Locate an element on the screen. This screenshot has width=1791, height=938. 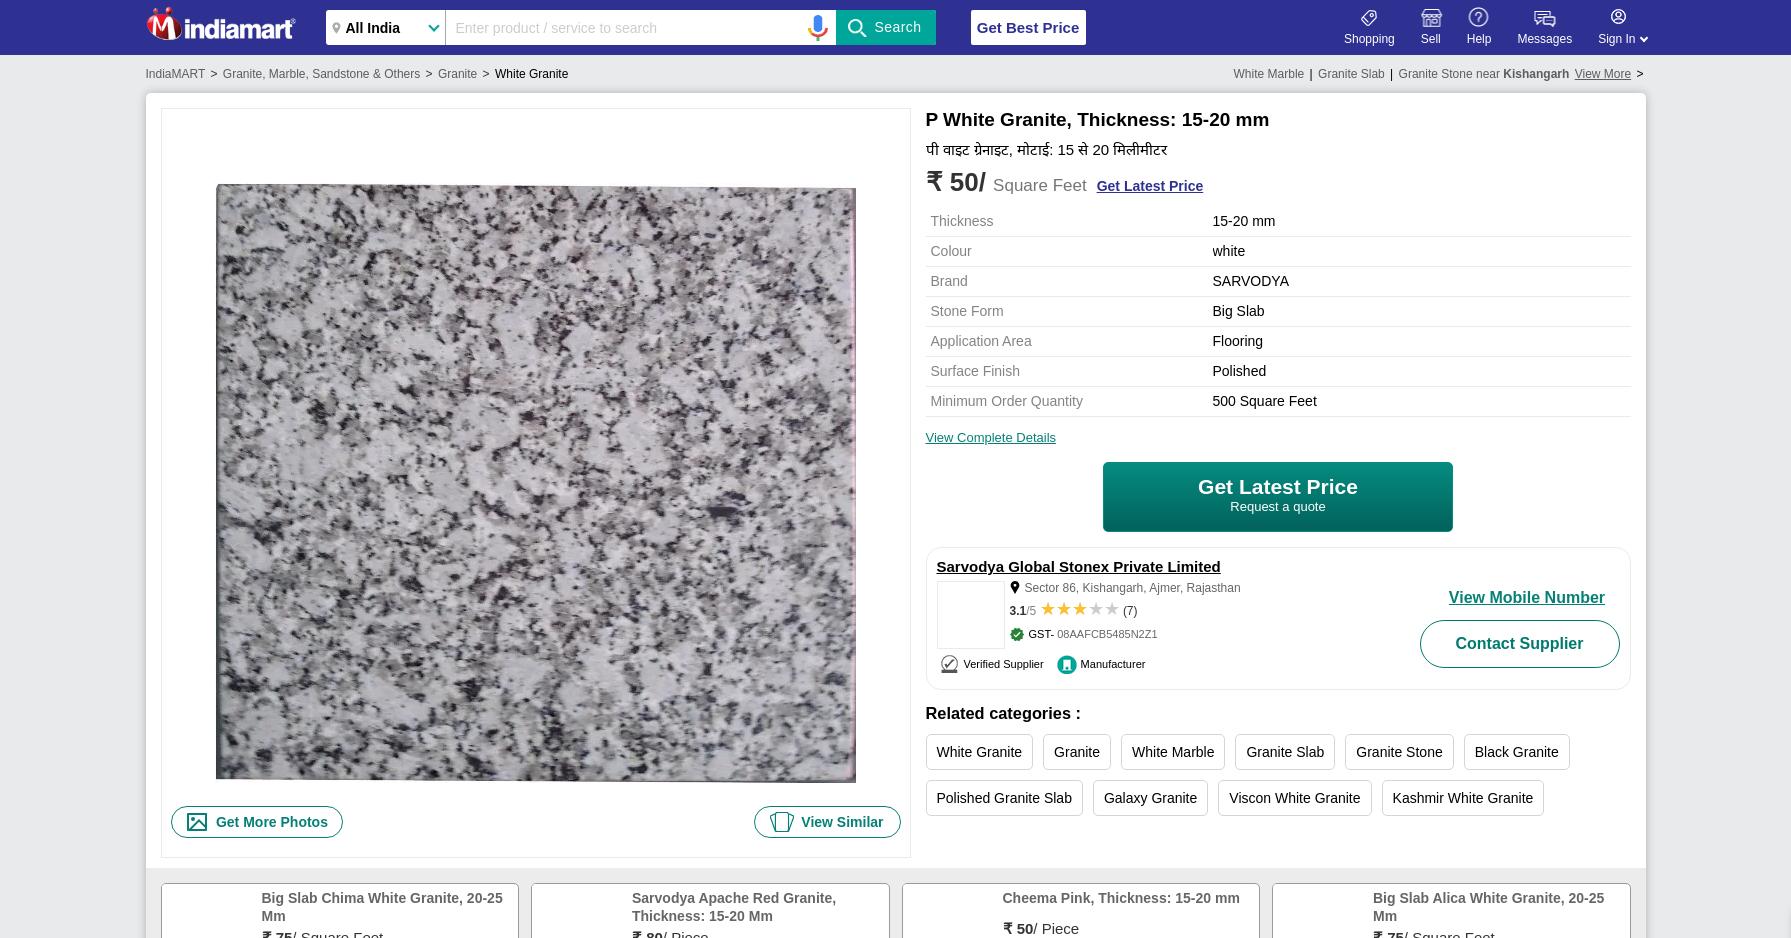
'River White Granite' is located at coordinates (1277, 843).